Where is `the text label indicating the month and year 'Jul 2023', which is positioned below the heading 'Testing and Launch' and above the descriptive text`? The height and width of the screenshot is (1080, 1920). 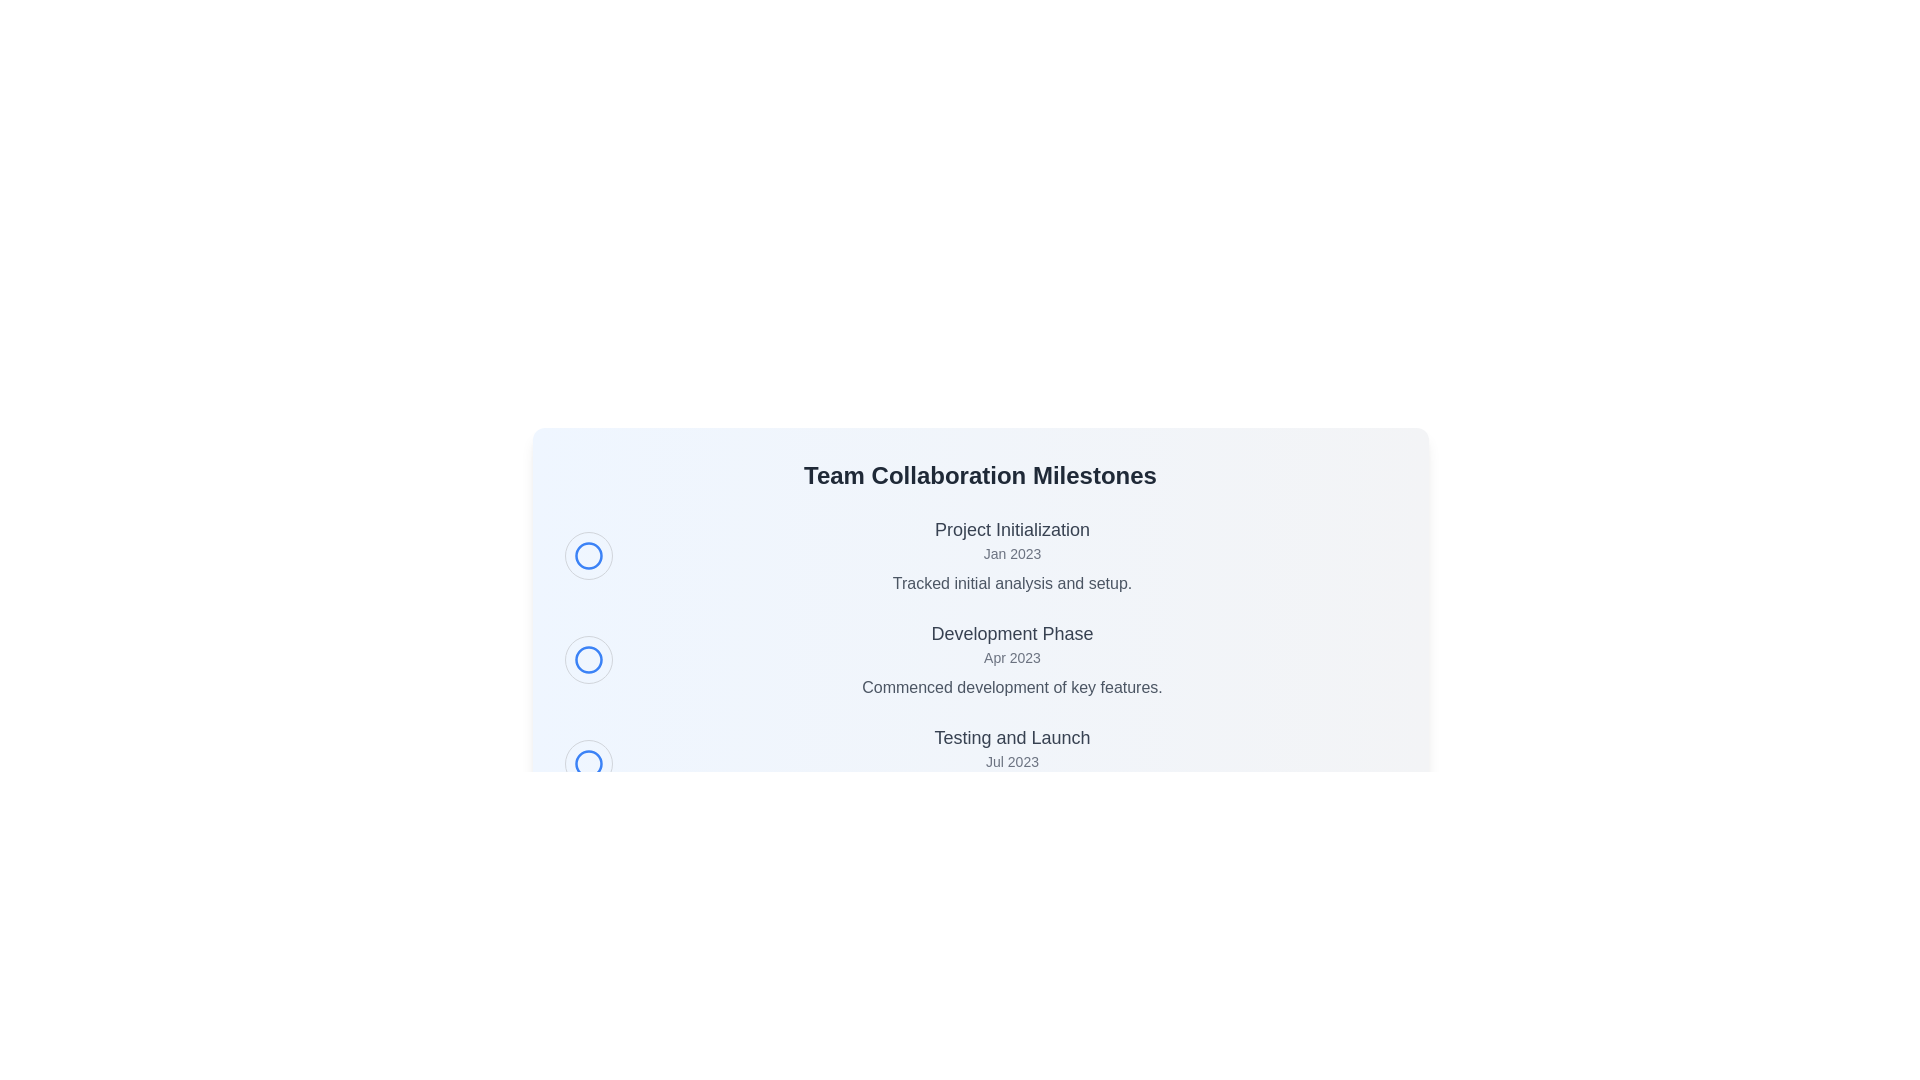
the text label indicating the month and year 'Jul 2023', which is positioned below the heading 'Testing and Launch' and above the descriptive text is located at coordinates (1012, 762).